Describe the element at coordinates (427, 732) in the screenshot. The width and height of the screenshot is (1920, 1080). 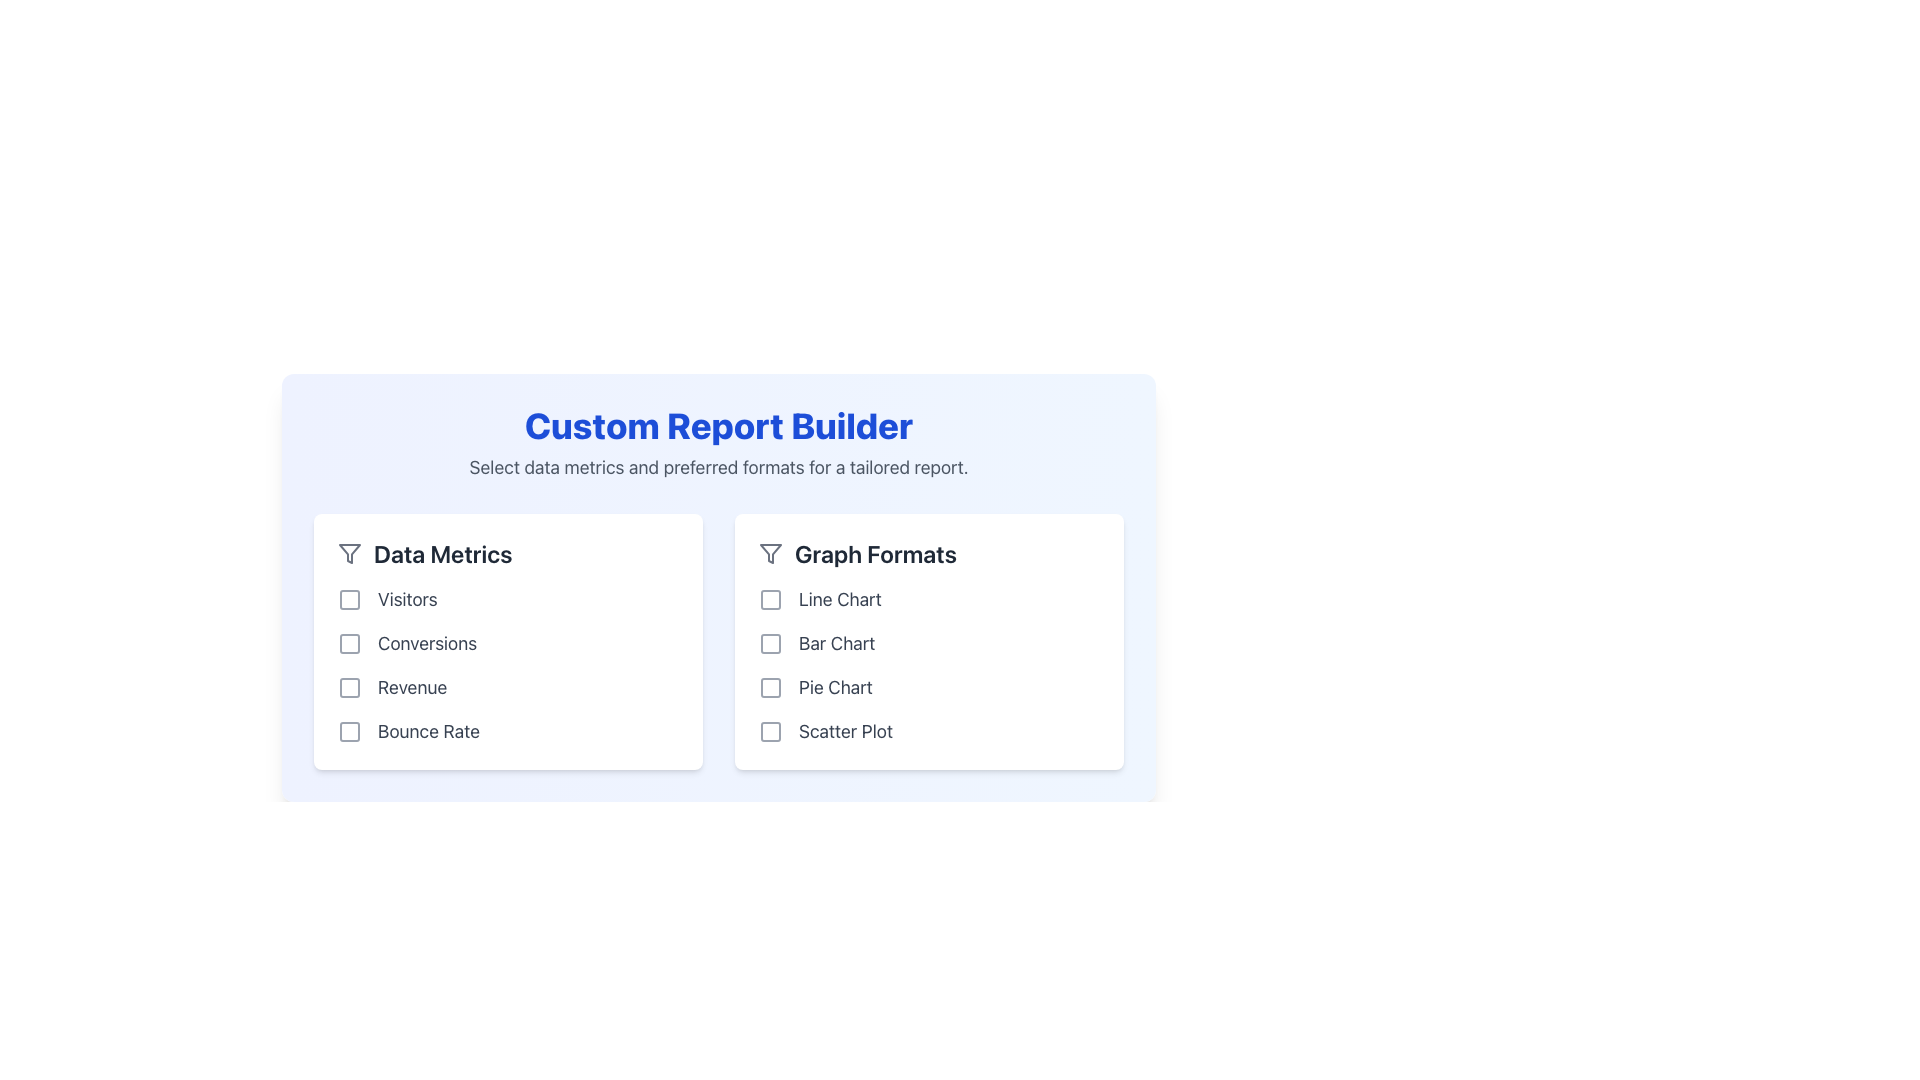
I see `the 'Bounce Rate' text label, which identifies the corresponding checkbox option in the 'Data Metrics' list` at that location.